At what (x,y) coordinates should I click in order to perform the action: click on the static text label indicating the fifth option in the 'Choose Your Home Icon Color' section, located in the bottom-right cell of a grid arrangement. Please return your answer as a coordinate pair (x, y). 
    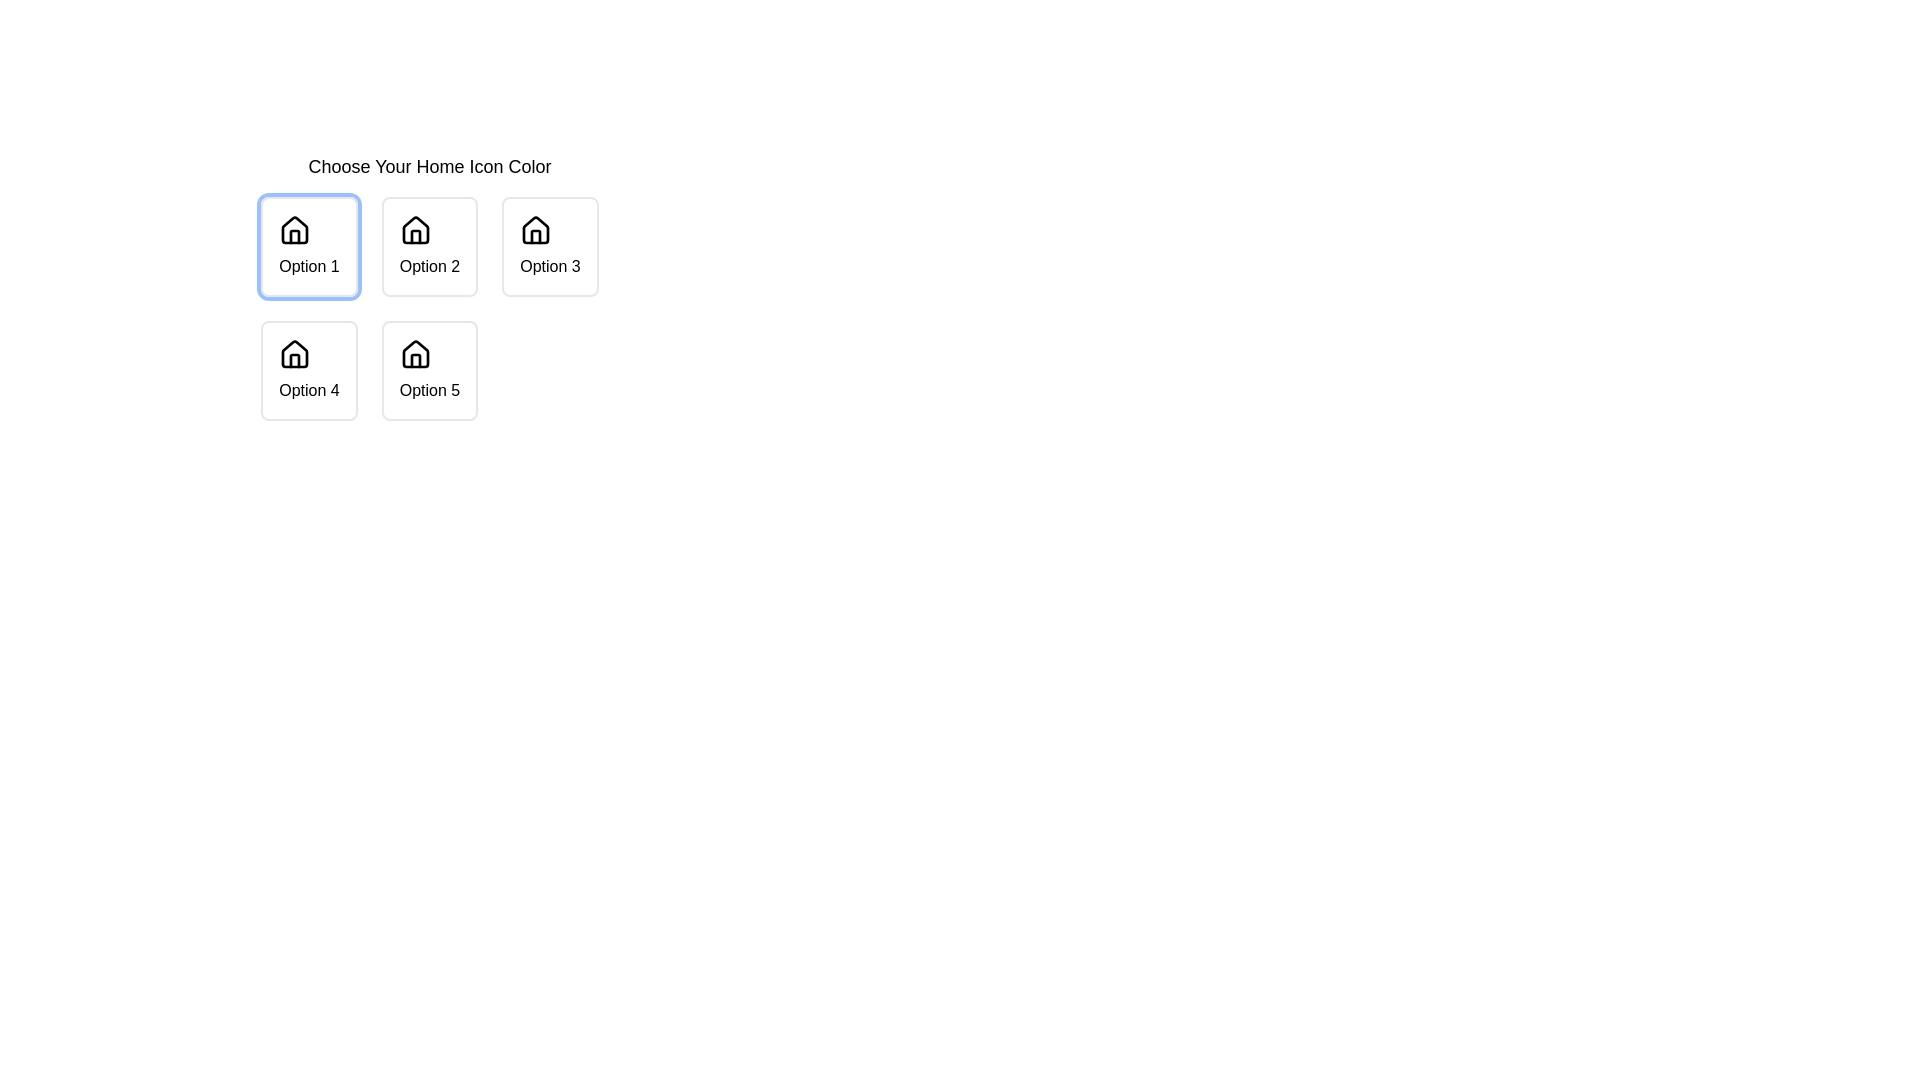
    Looking at the image, I should click on (429, 390).